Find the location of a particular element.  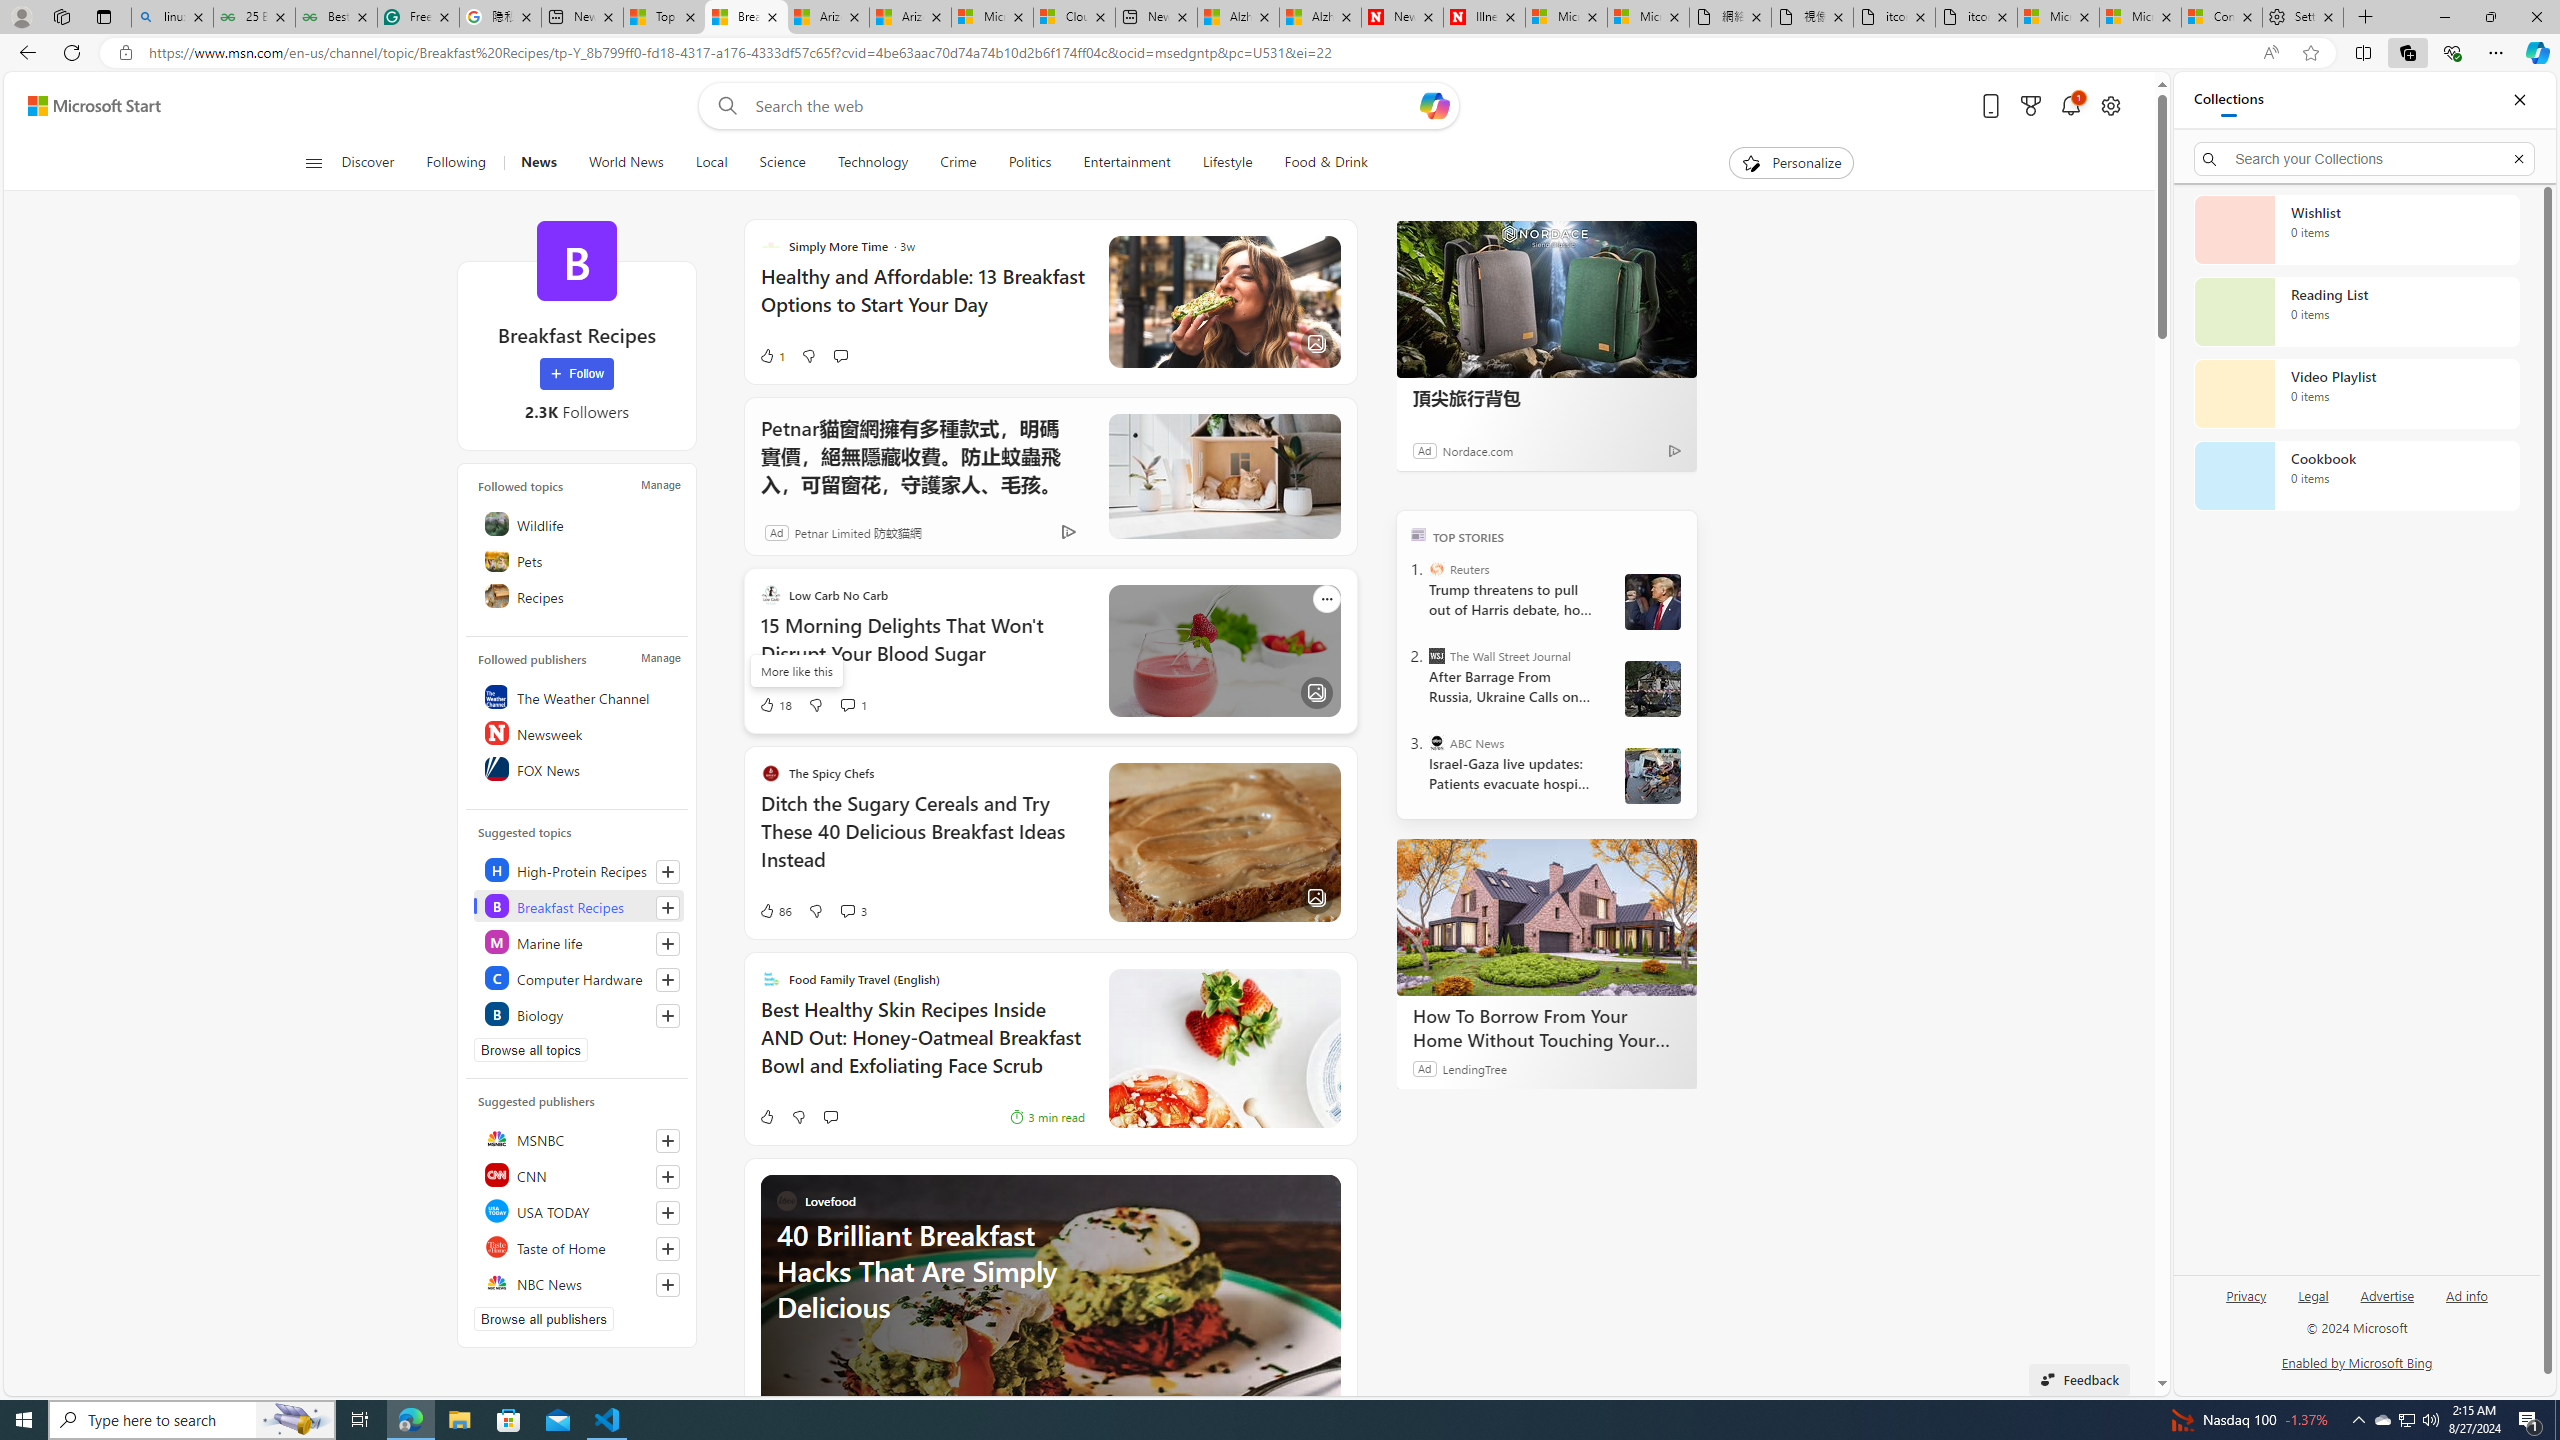

'Reuters' is located at coordinates (1435, 568).